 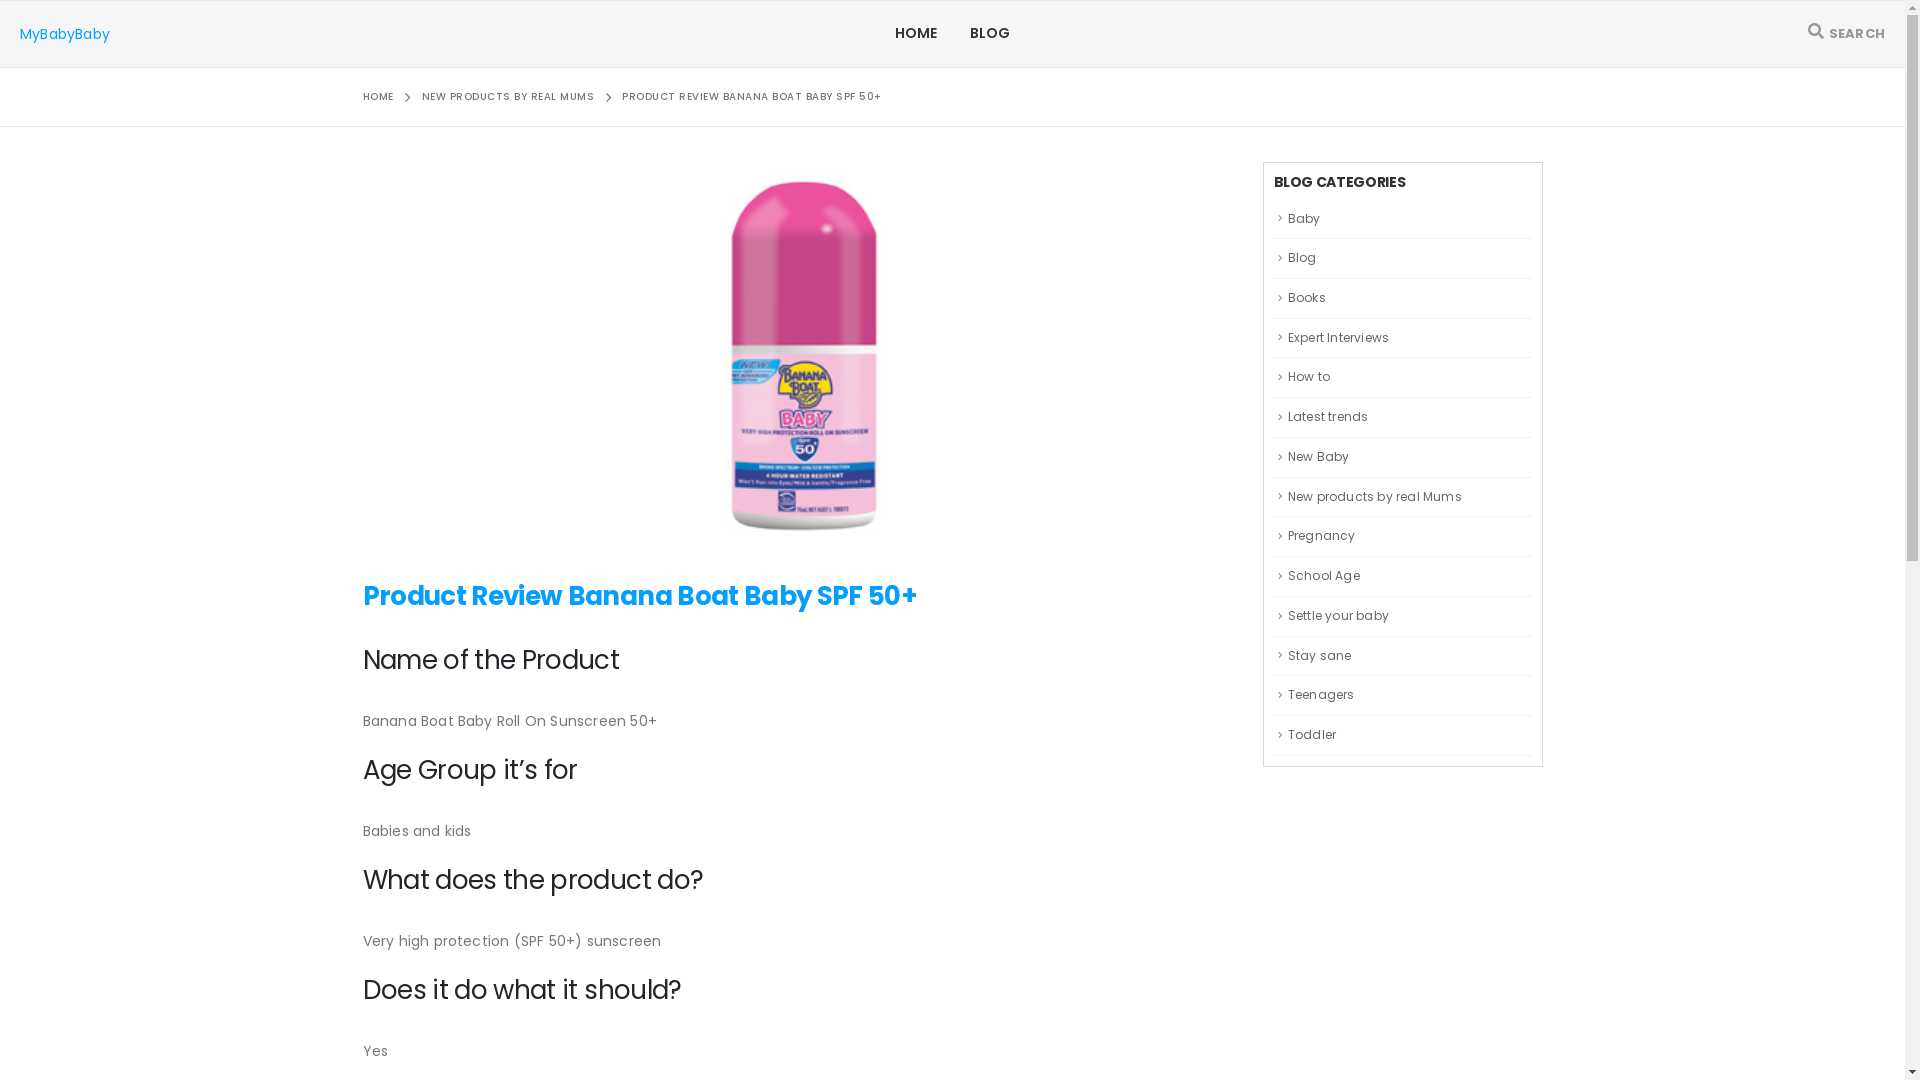 What do you see at coordinates (1304, 218) in the screenshot?
I see `'Baby'` at bounding box center [1304, 218].